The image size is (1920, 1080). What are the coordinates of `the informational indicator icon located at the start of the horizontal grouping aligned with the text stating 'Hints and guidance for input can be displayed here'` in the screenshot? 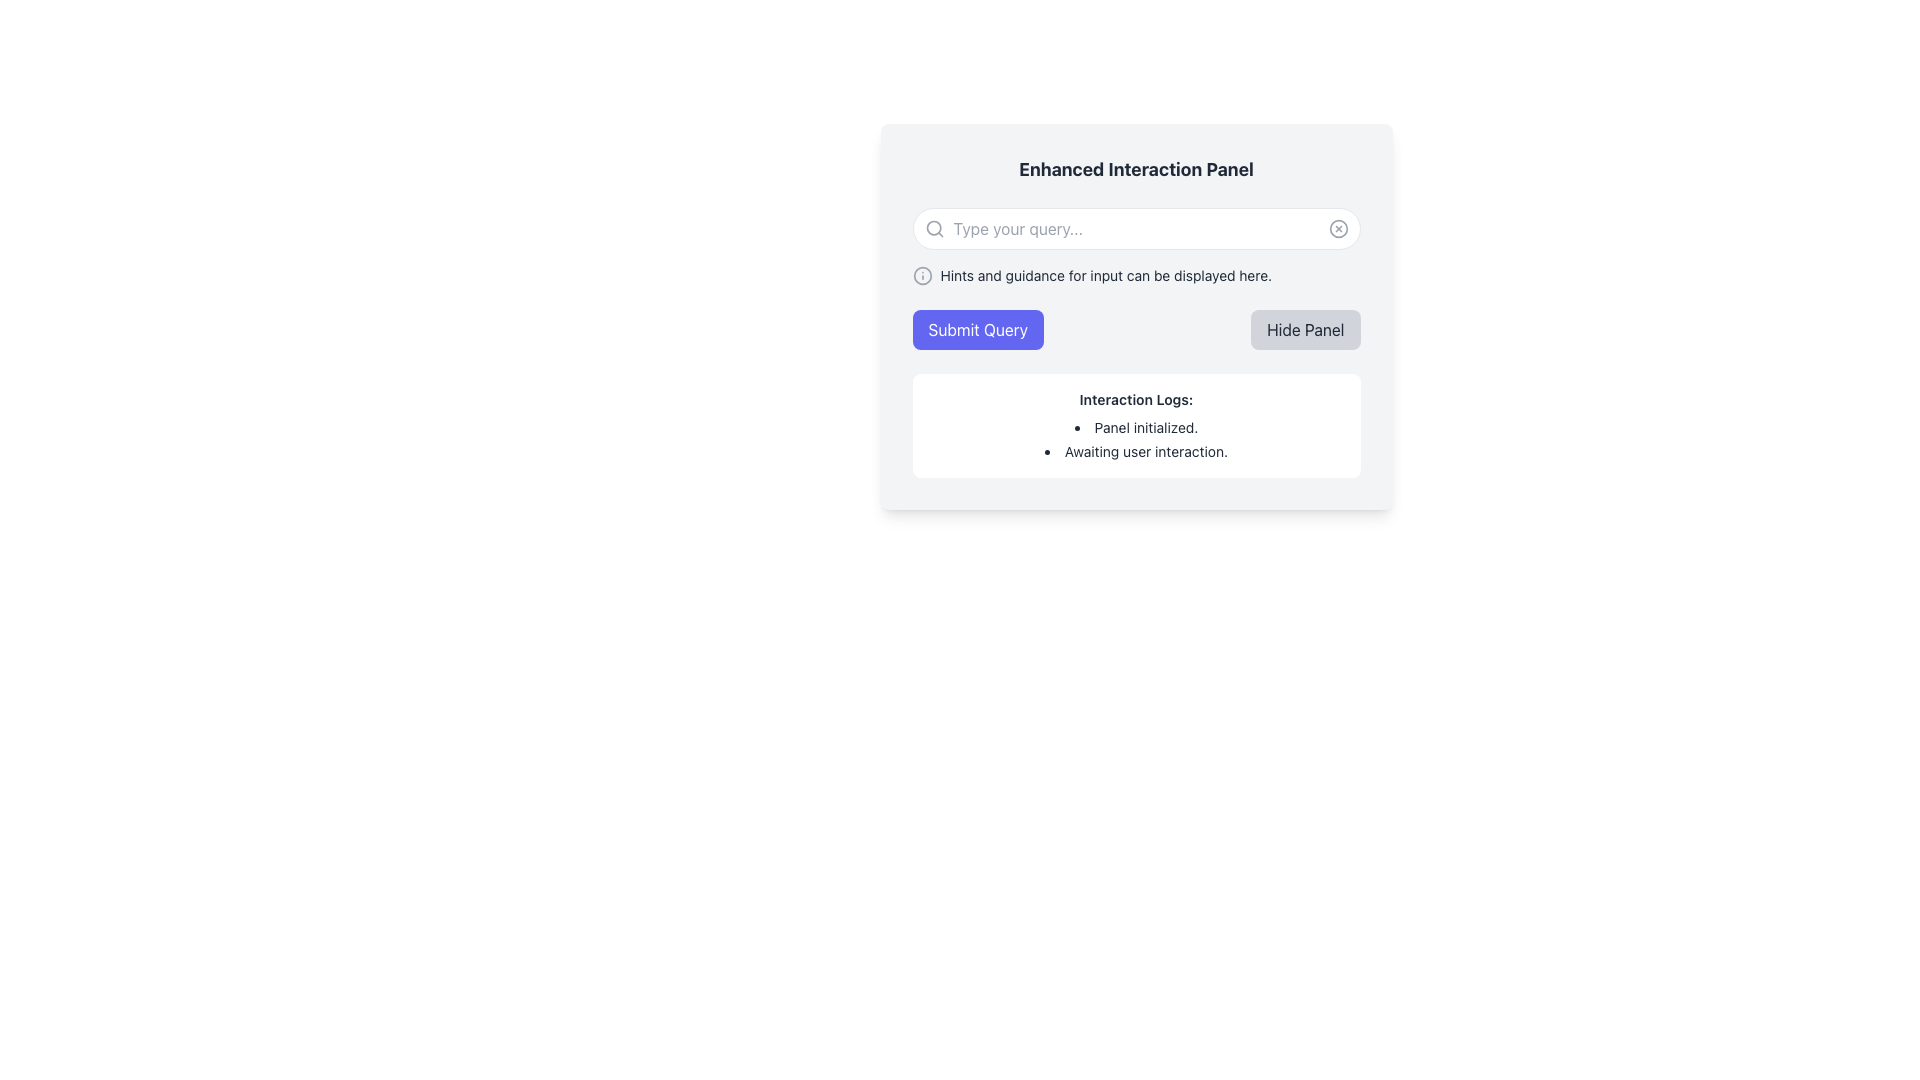 It's located at (921, 276).